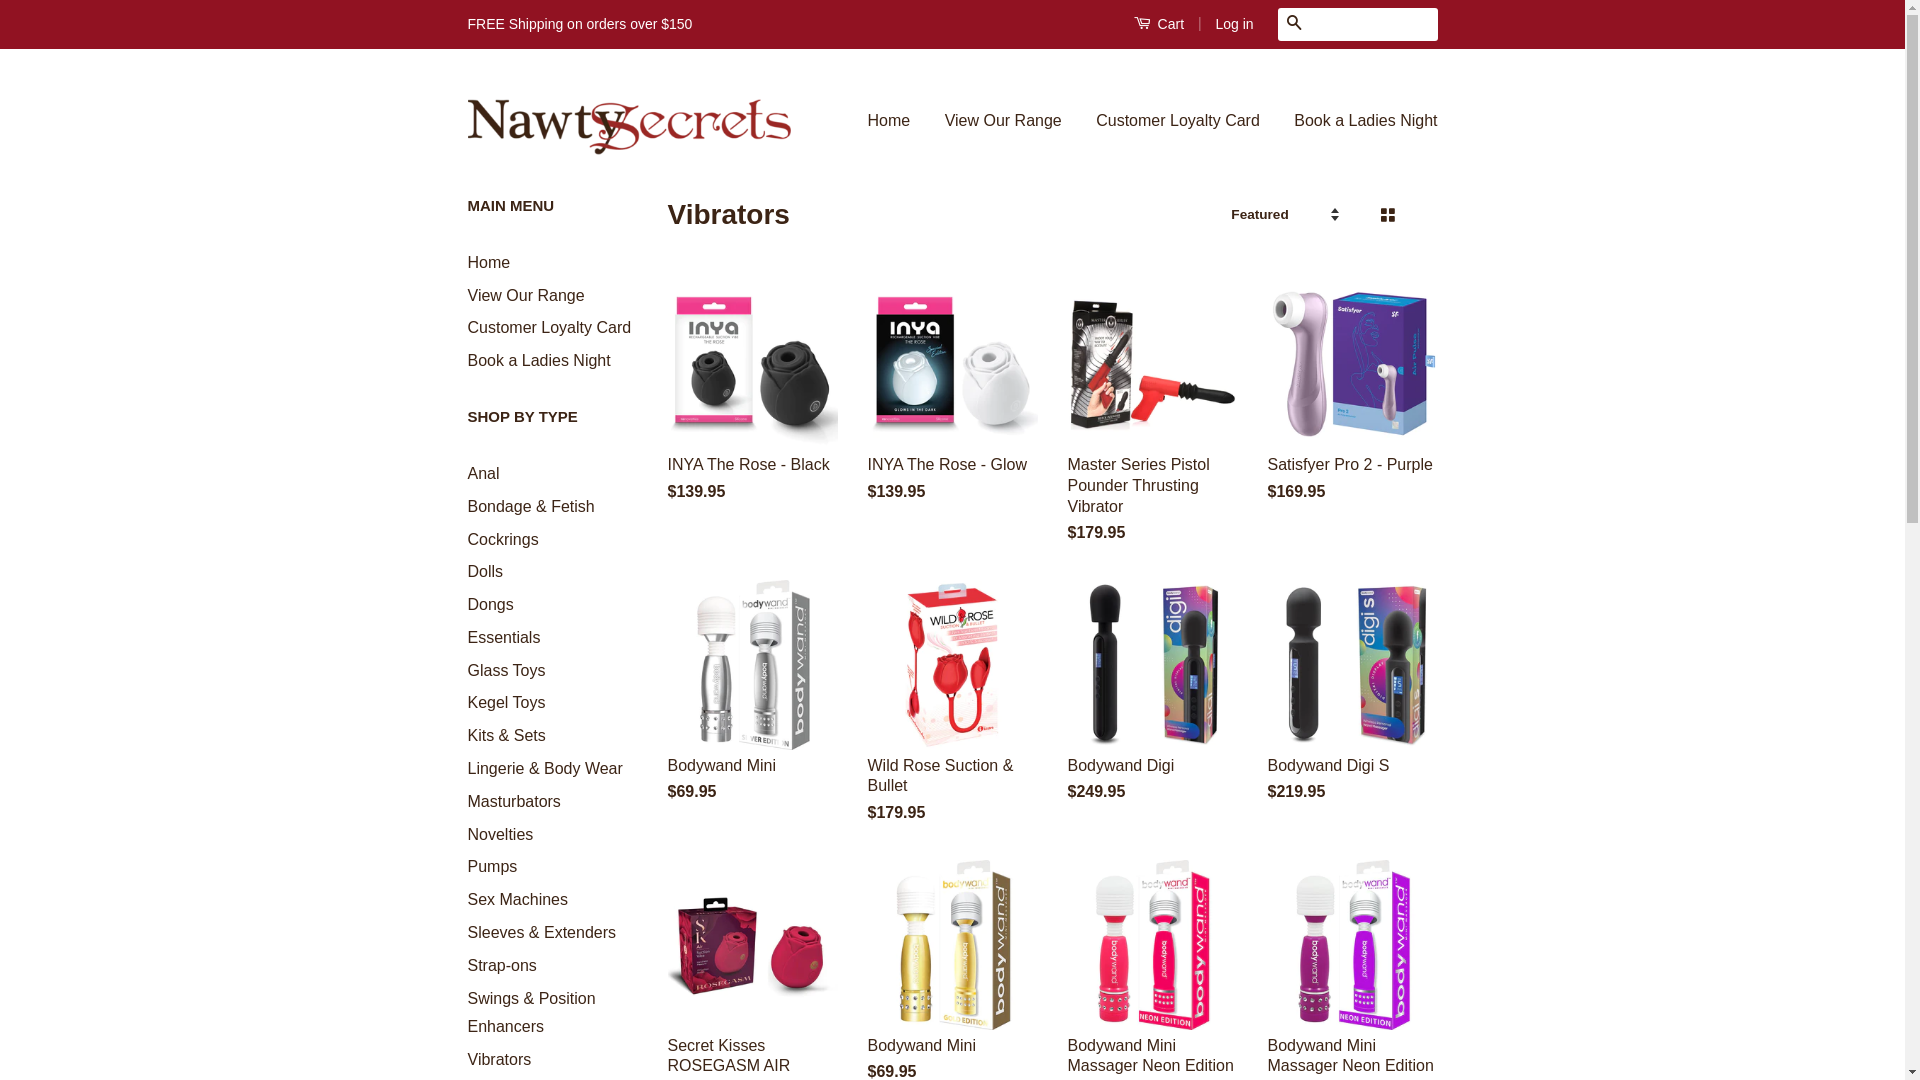  Describe the element at coordinates (1385, 215) in the screenshot. I see `'Grid View'` at that location.